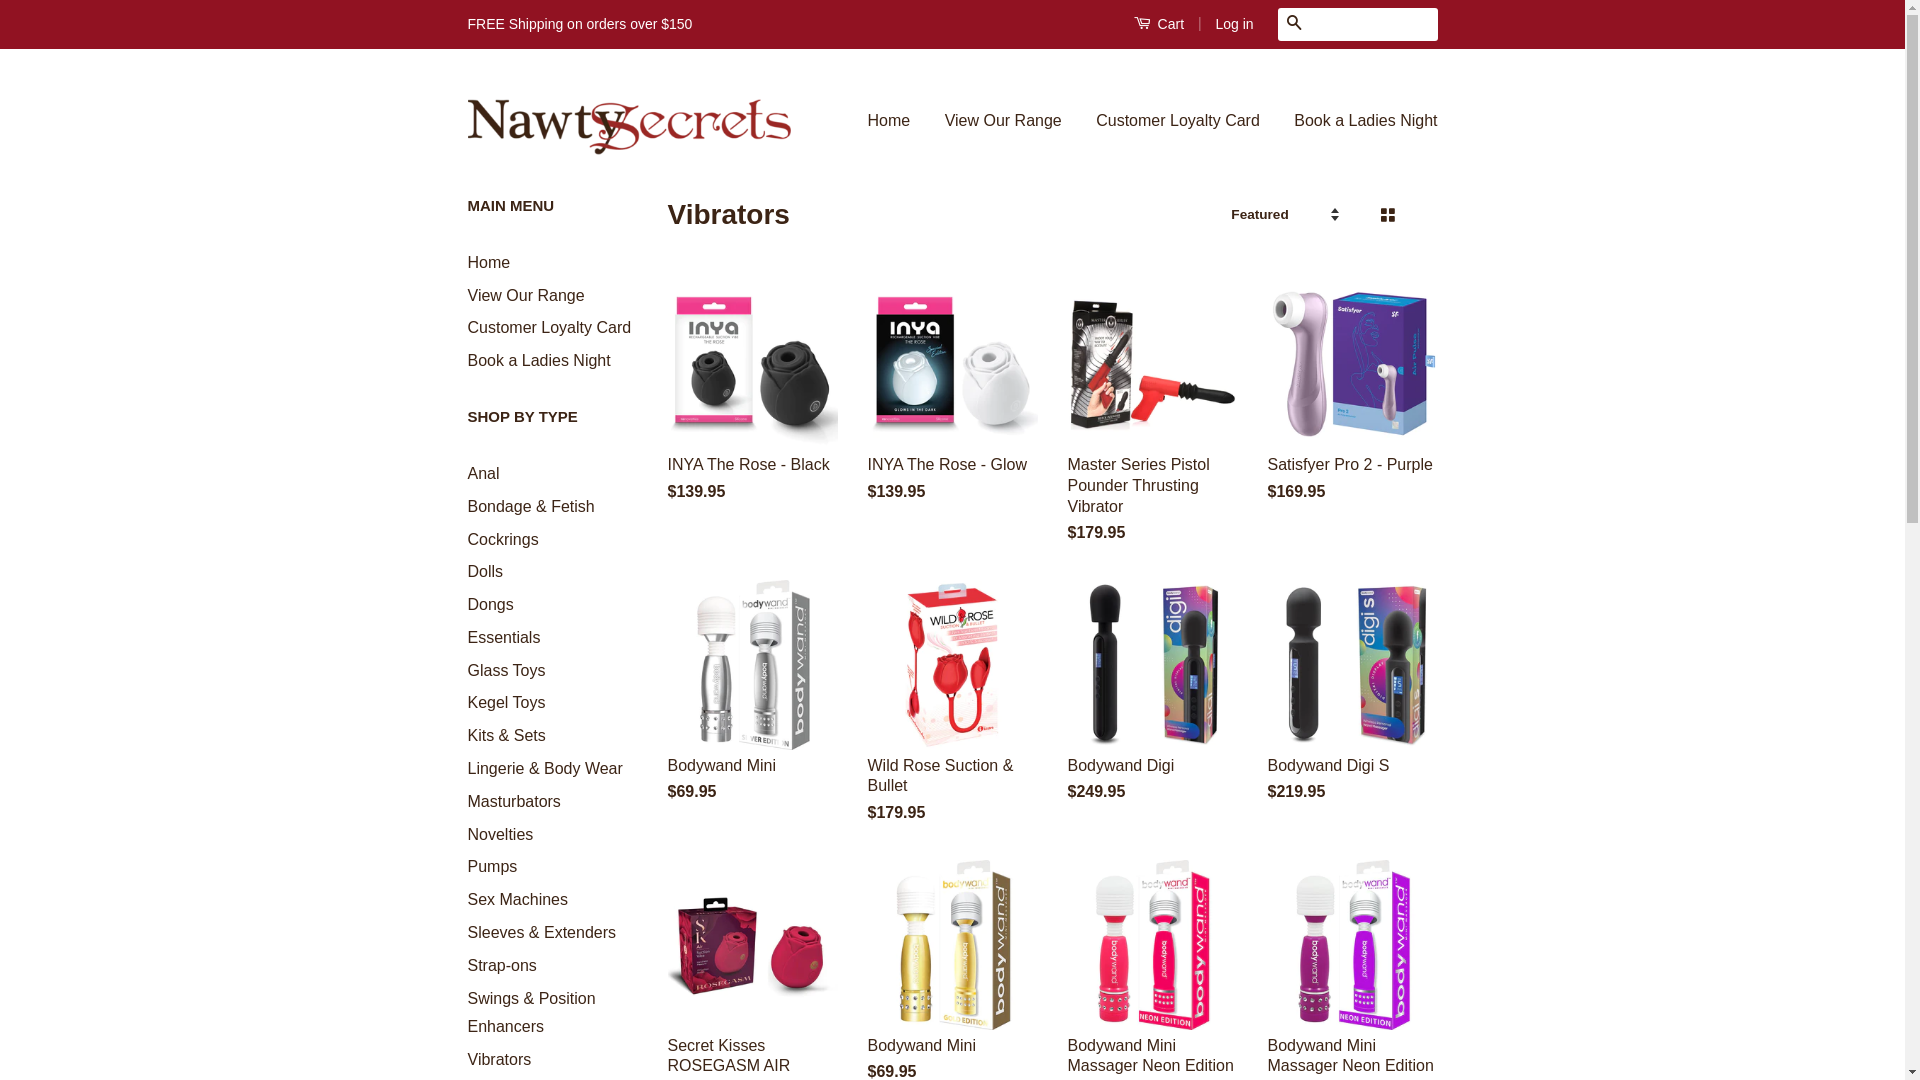  Describe the element at coordinates (1385, 215) in the screenshot. I see `'Grid View'` at that location.